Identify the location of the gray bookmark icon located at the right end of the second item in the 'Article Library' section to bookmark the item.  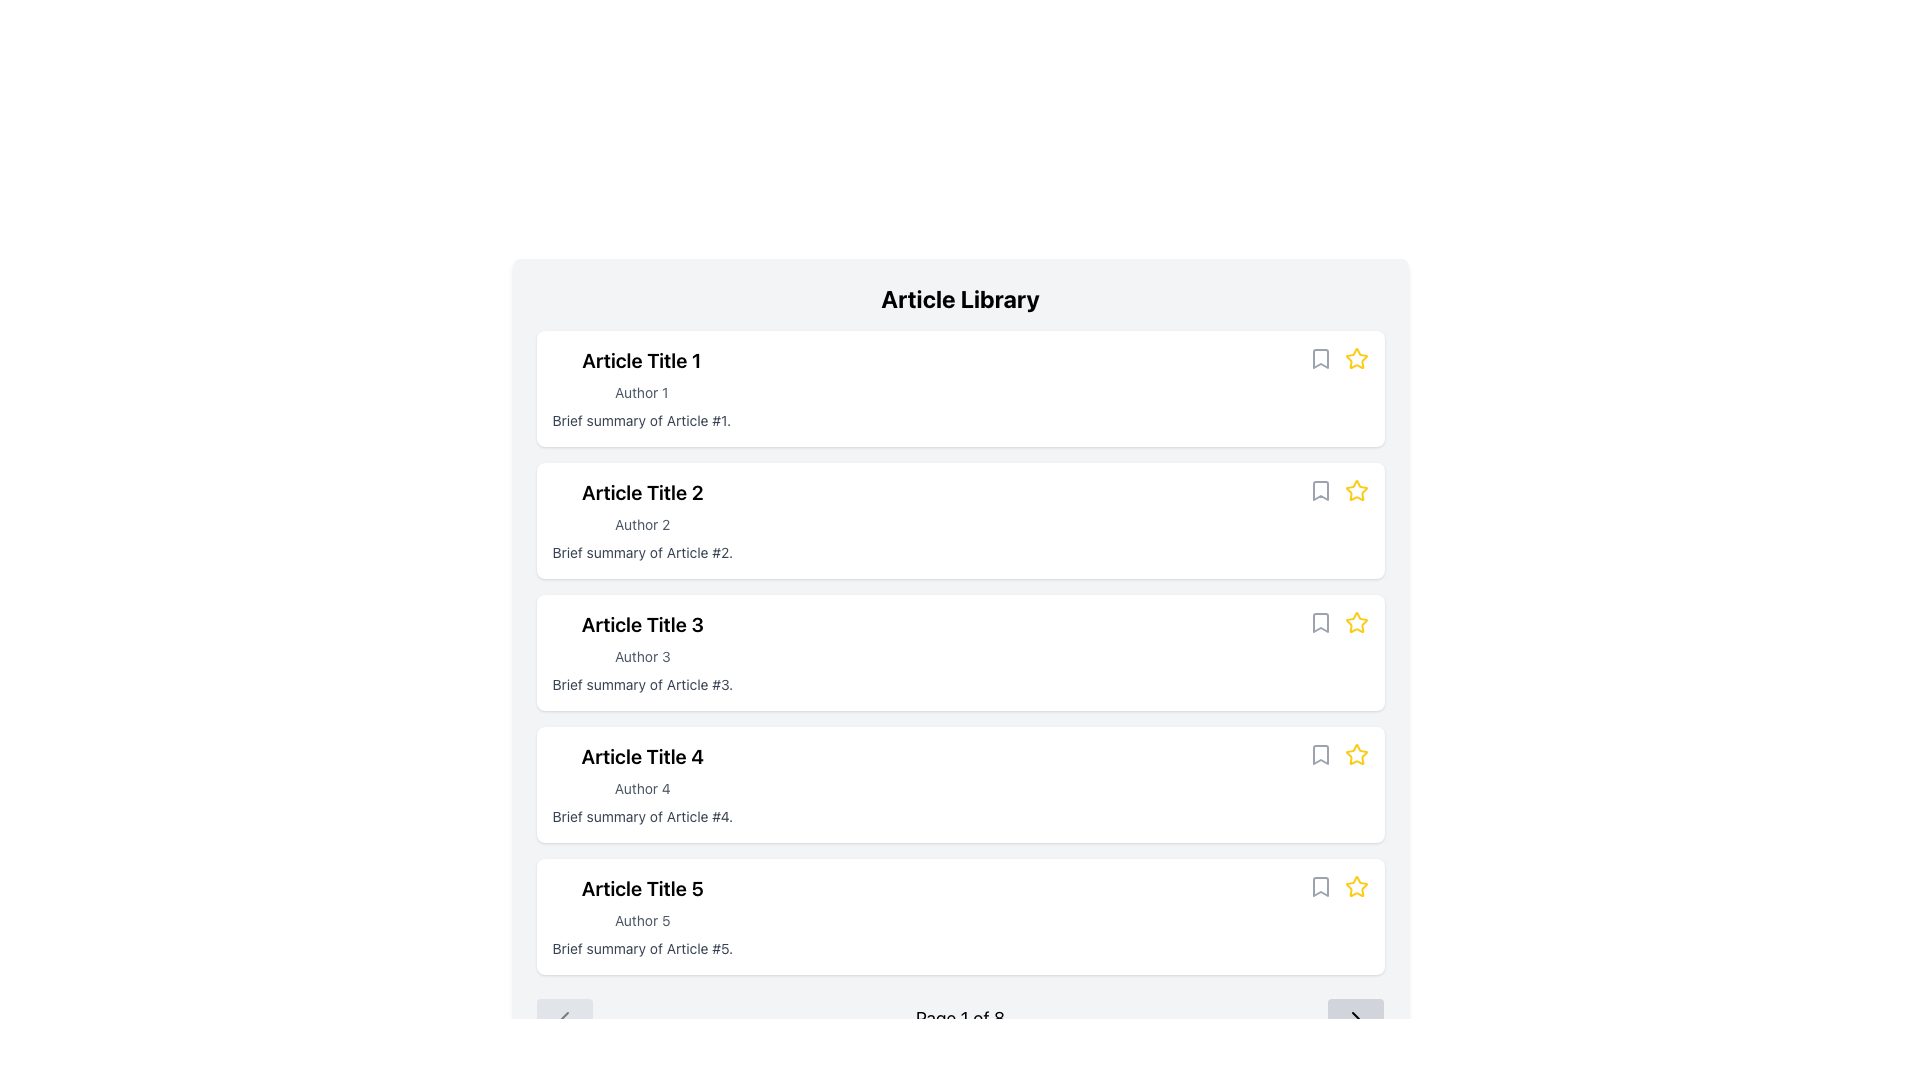
(1320, 490).